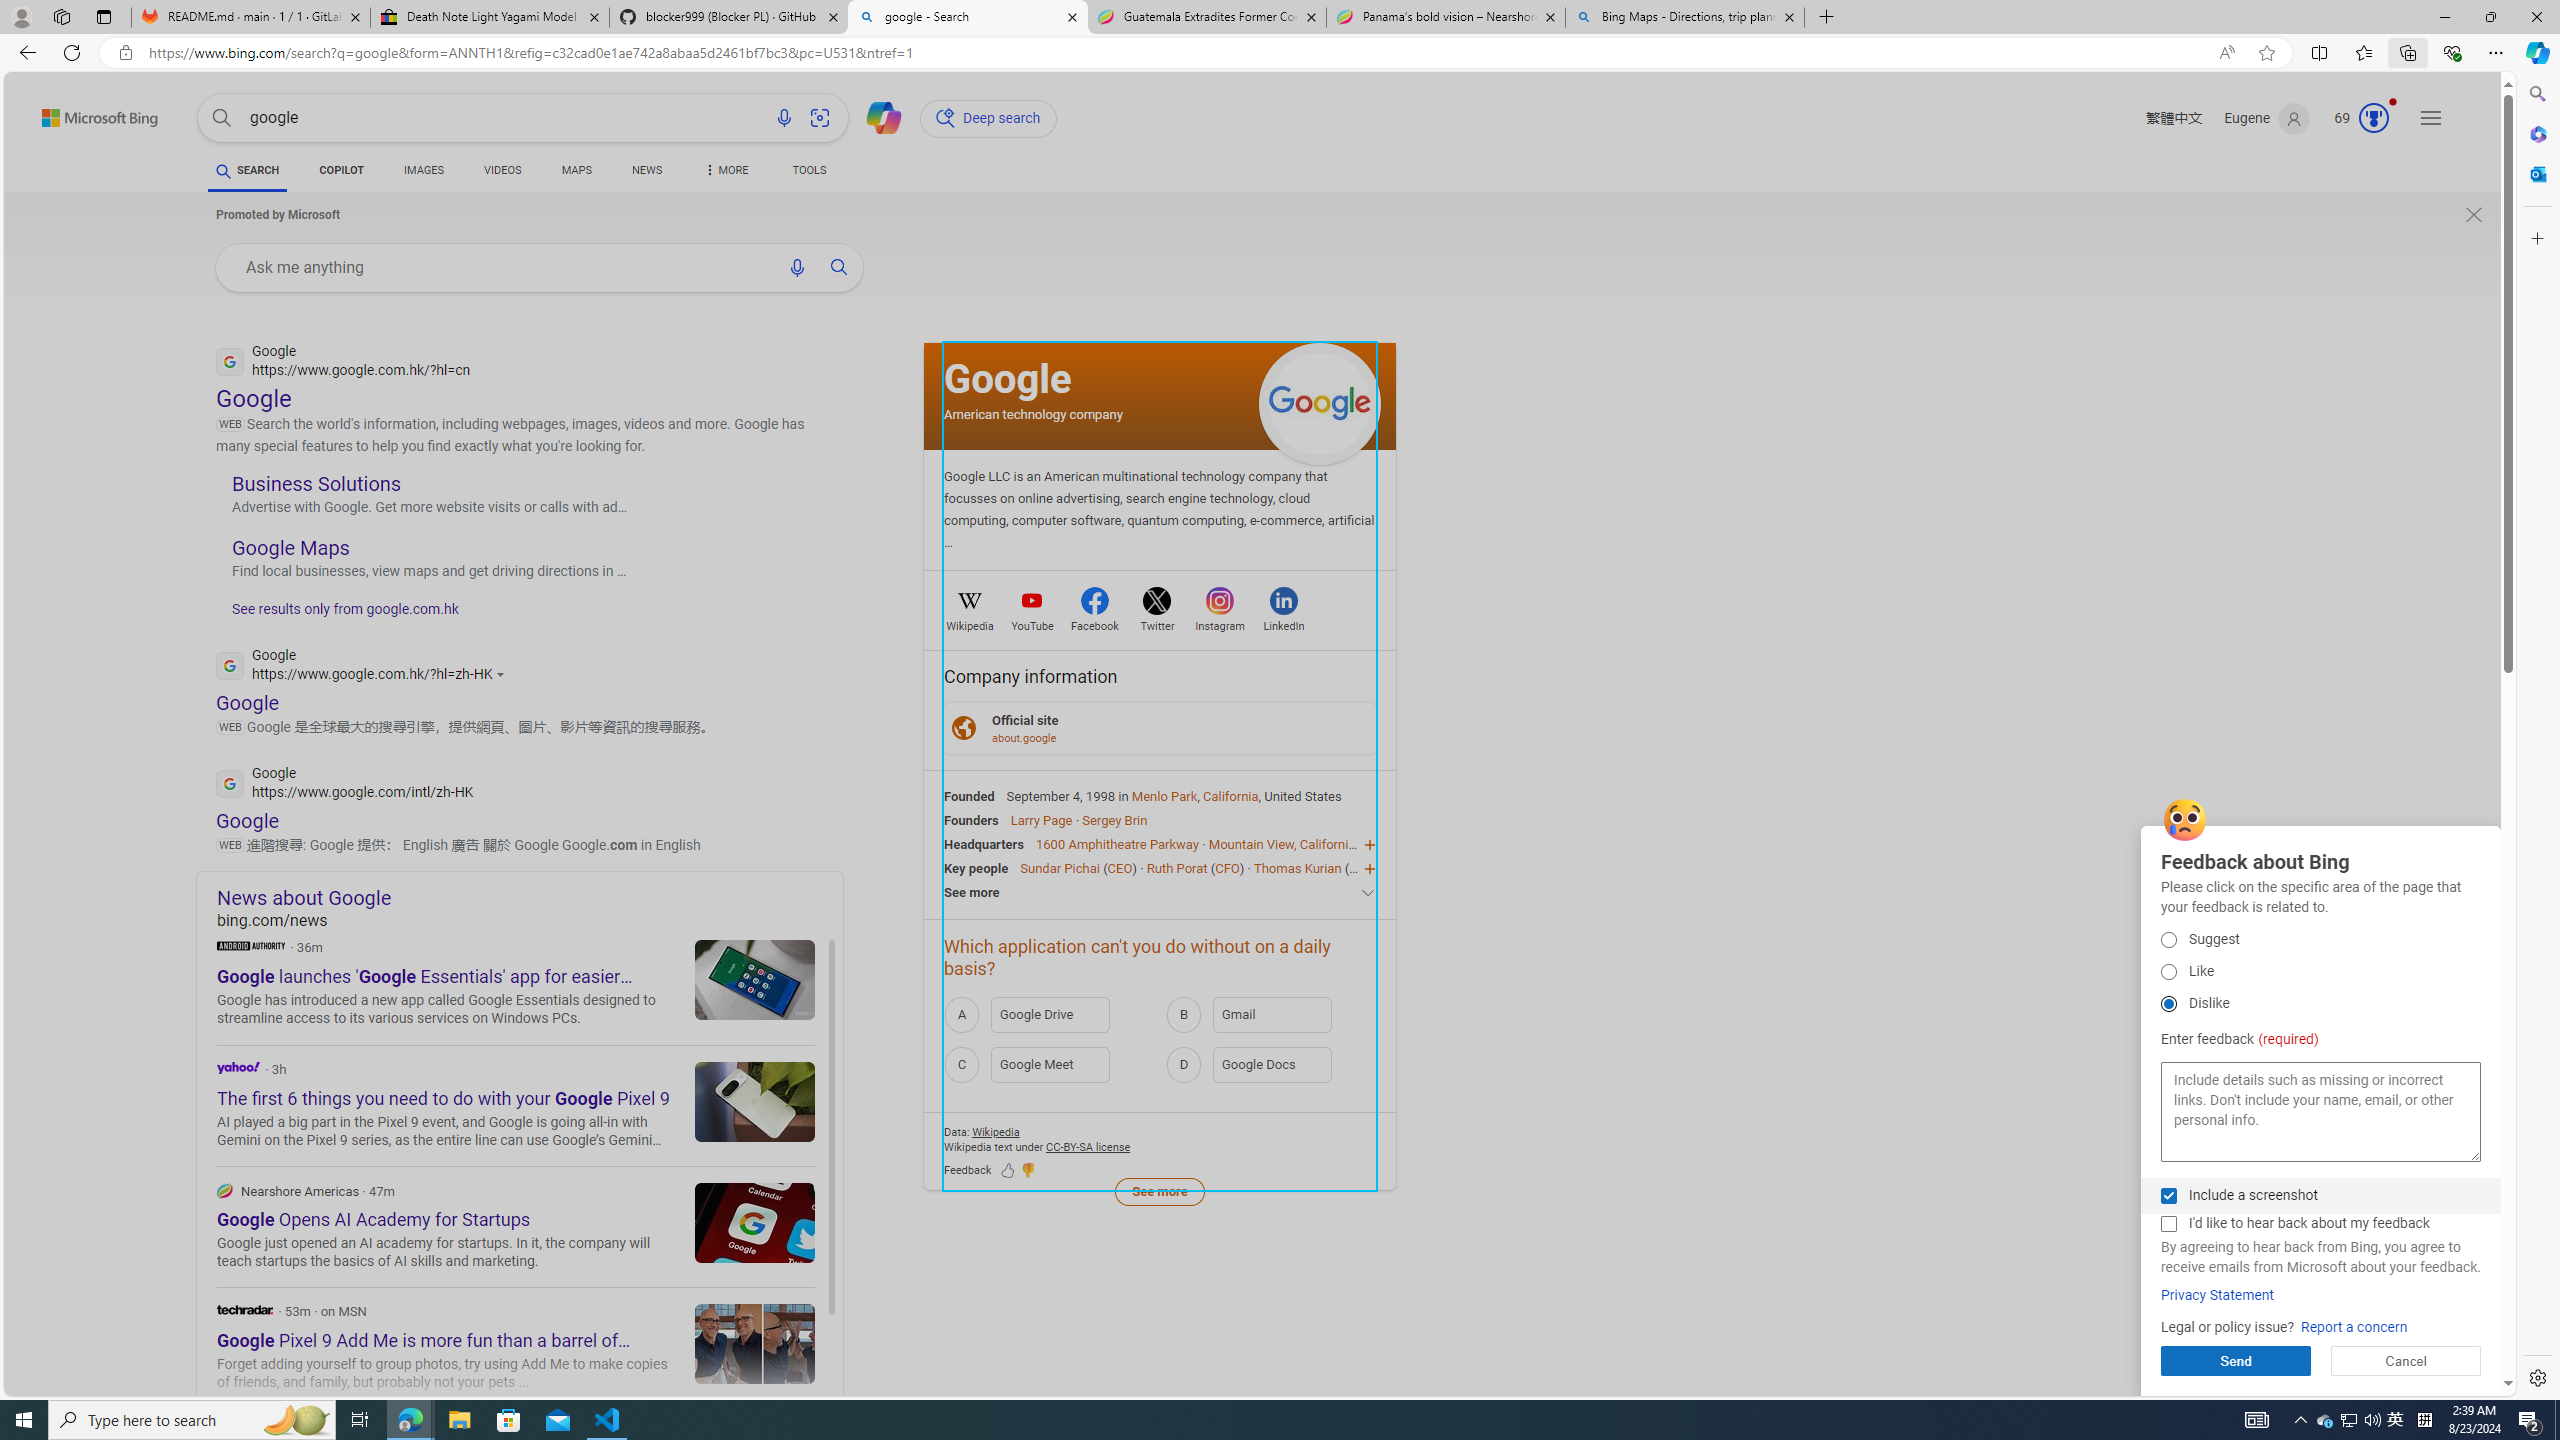 This screenshot has height=1440, width=2560. I want to click on 'Privacy Statement', so click(2217, 1295).